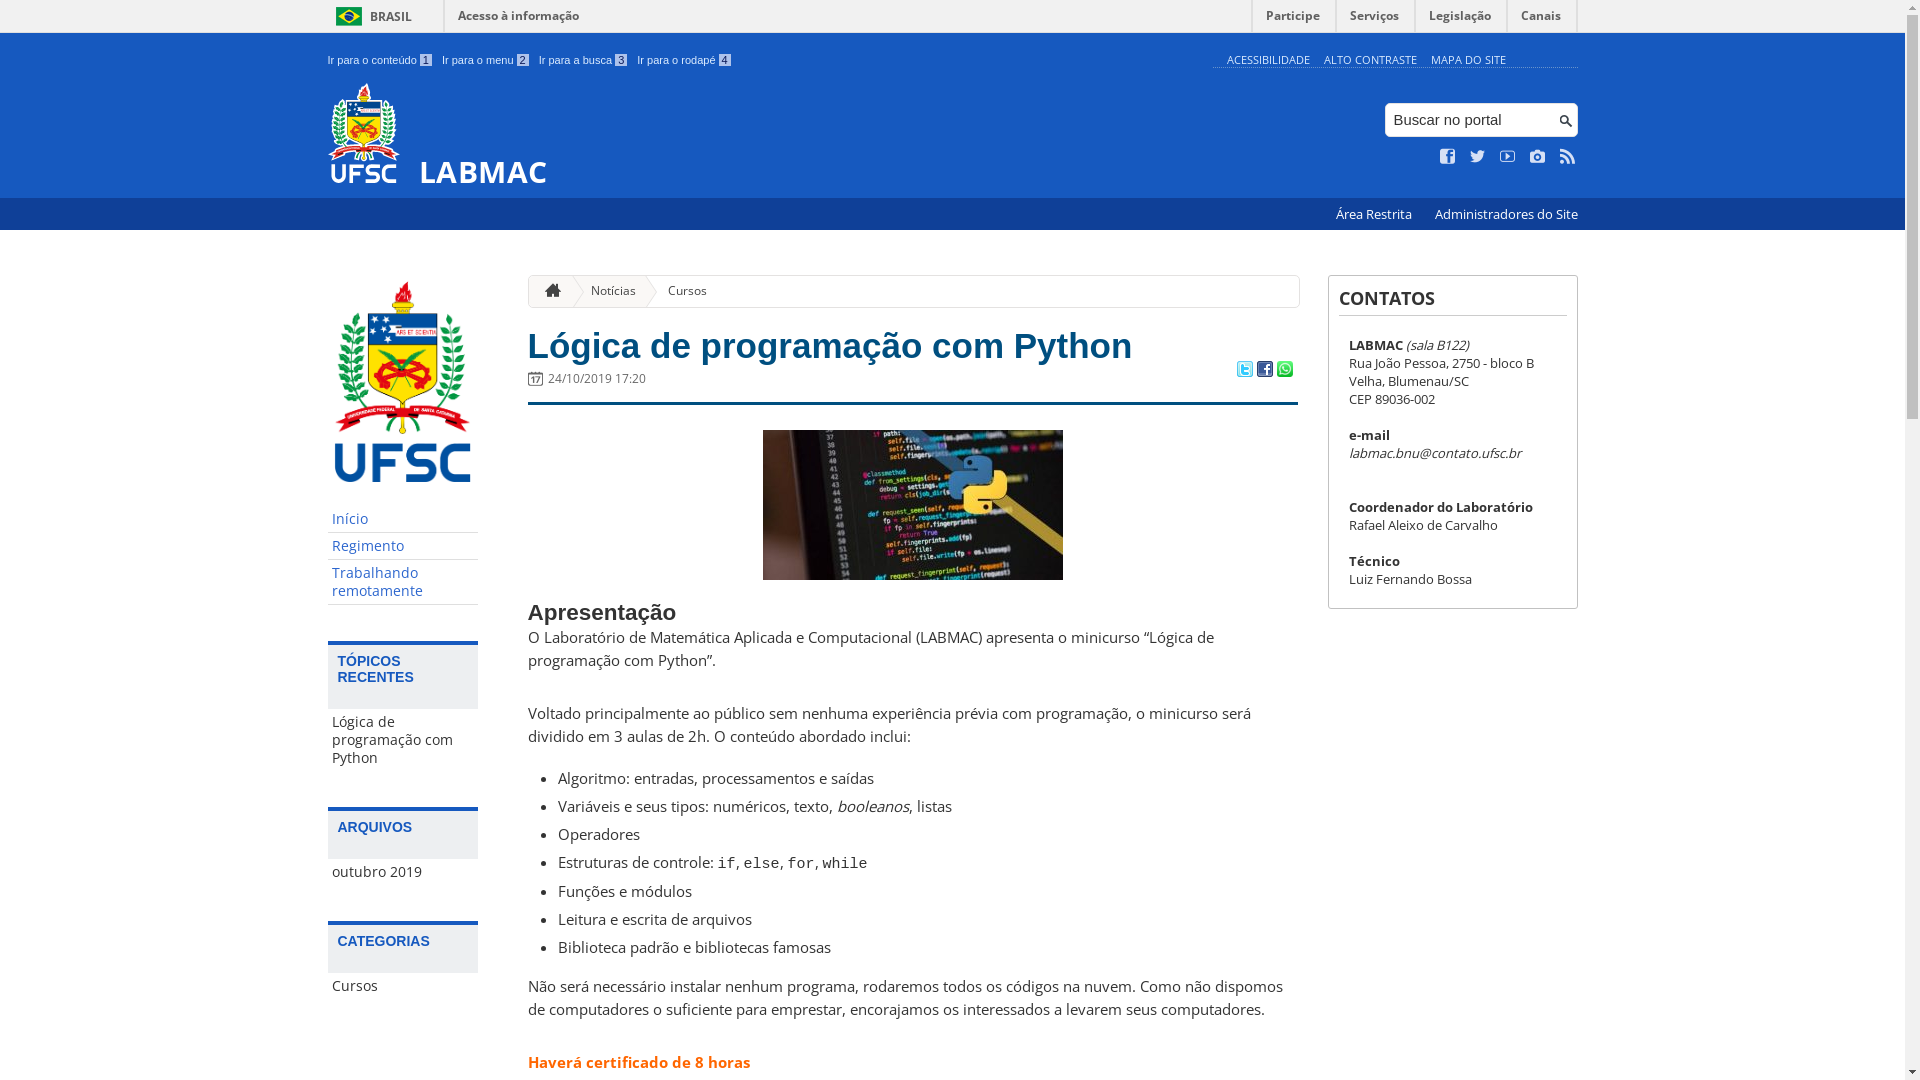 Image resolution: width=1920 pixels, height=1080 pixels. I want to click on 'Trabalhando remotamente', so click(402, 582).